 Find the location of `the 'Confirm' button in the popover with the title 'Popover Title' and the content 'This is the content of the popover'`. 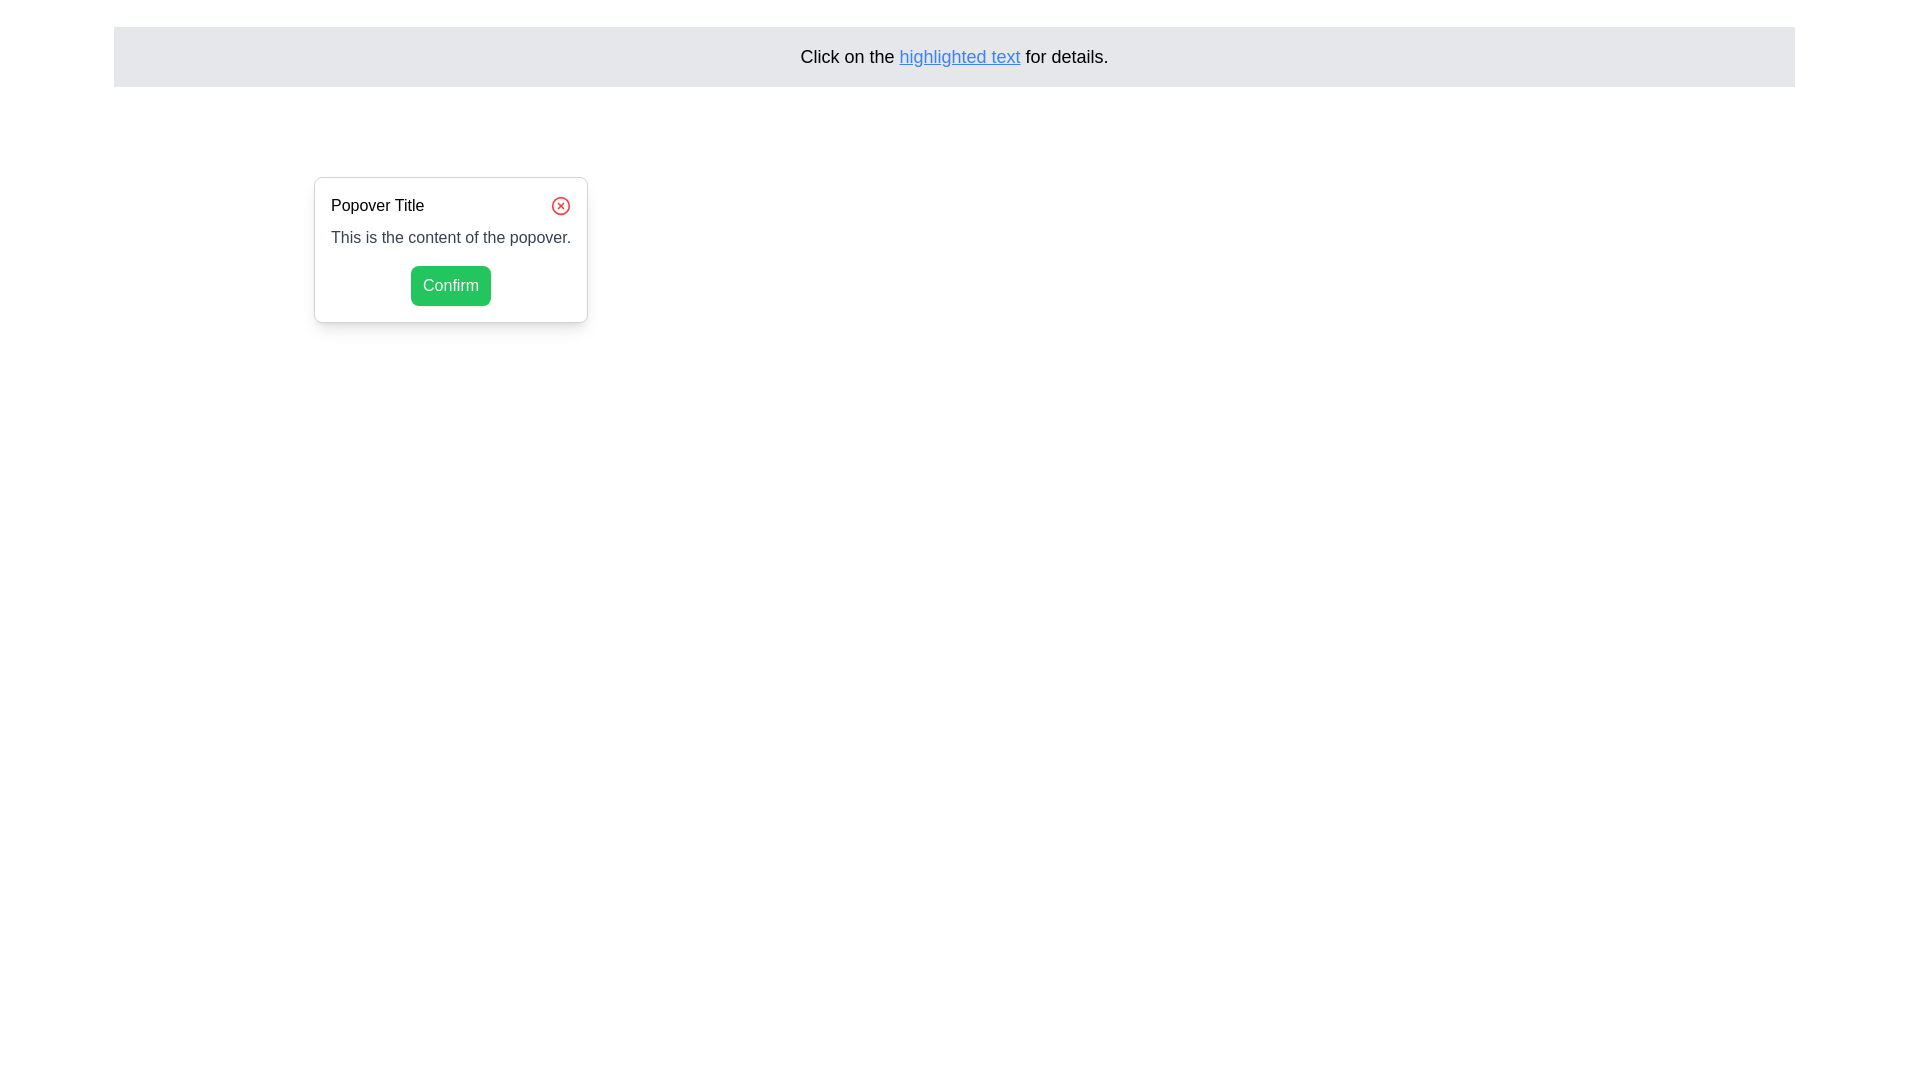

the 'Confirm' button in the popover with the title 'Popover Title' and the content 'This is the content of the popover' is located at coordinates (450, 249).